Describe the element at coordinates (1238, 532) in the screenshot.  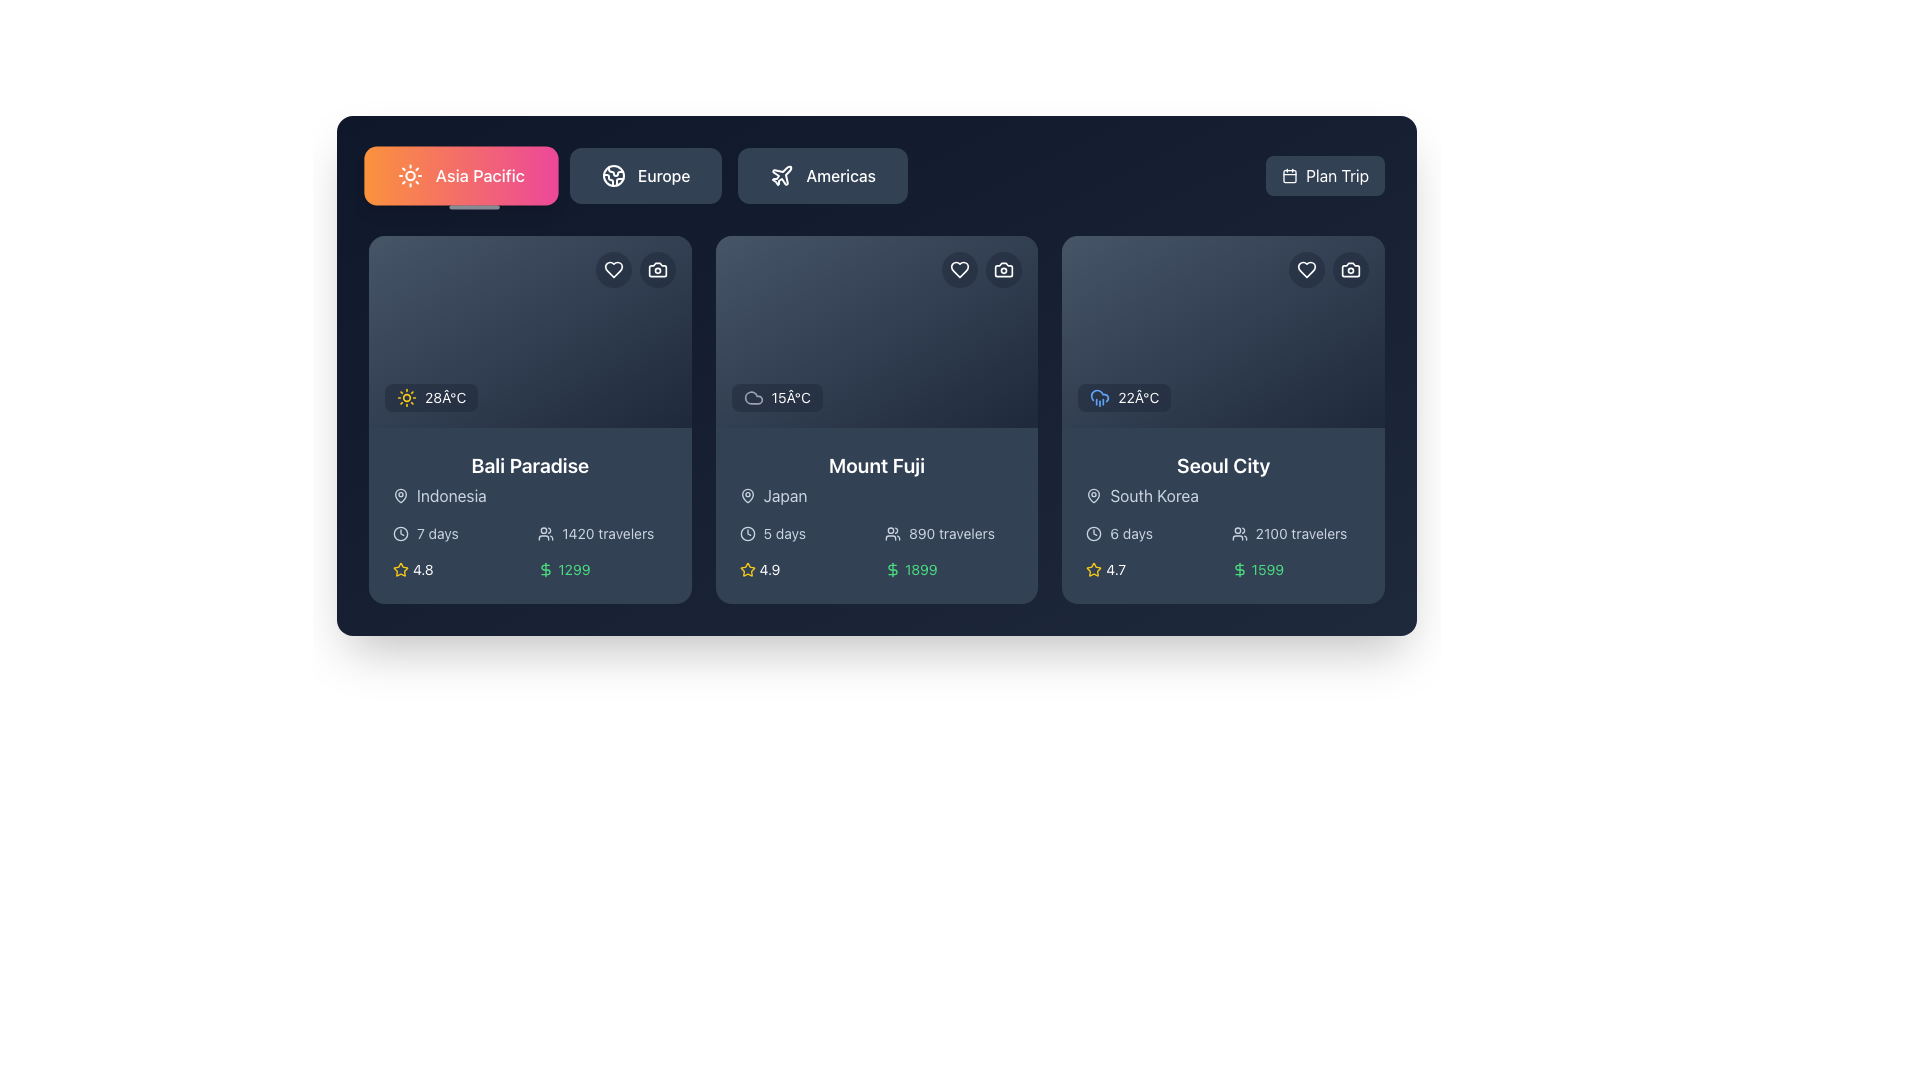
I see `the user group icon, which is a monochromatic SVG graphic depicting three individuals, located before the '2100 travelers' text in the Seoul City card` at that location.